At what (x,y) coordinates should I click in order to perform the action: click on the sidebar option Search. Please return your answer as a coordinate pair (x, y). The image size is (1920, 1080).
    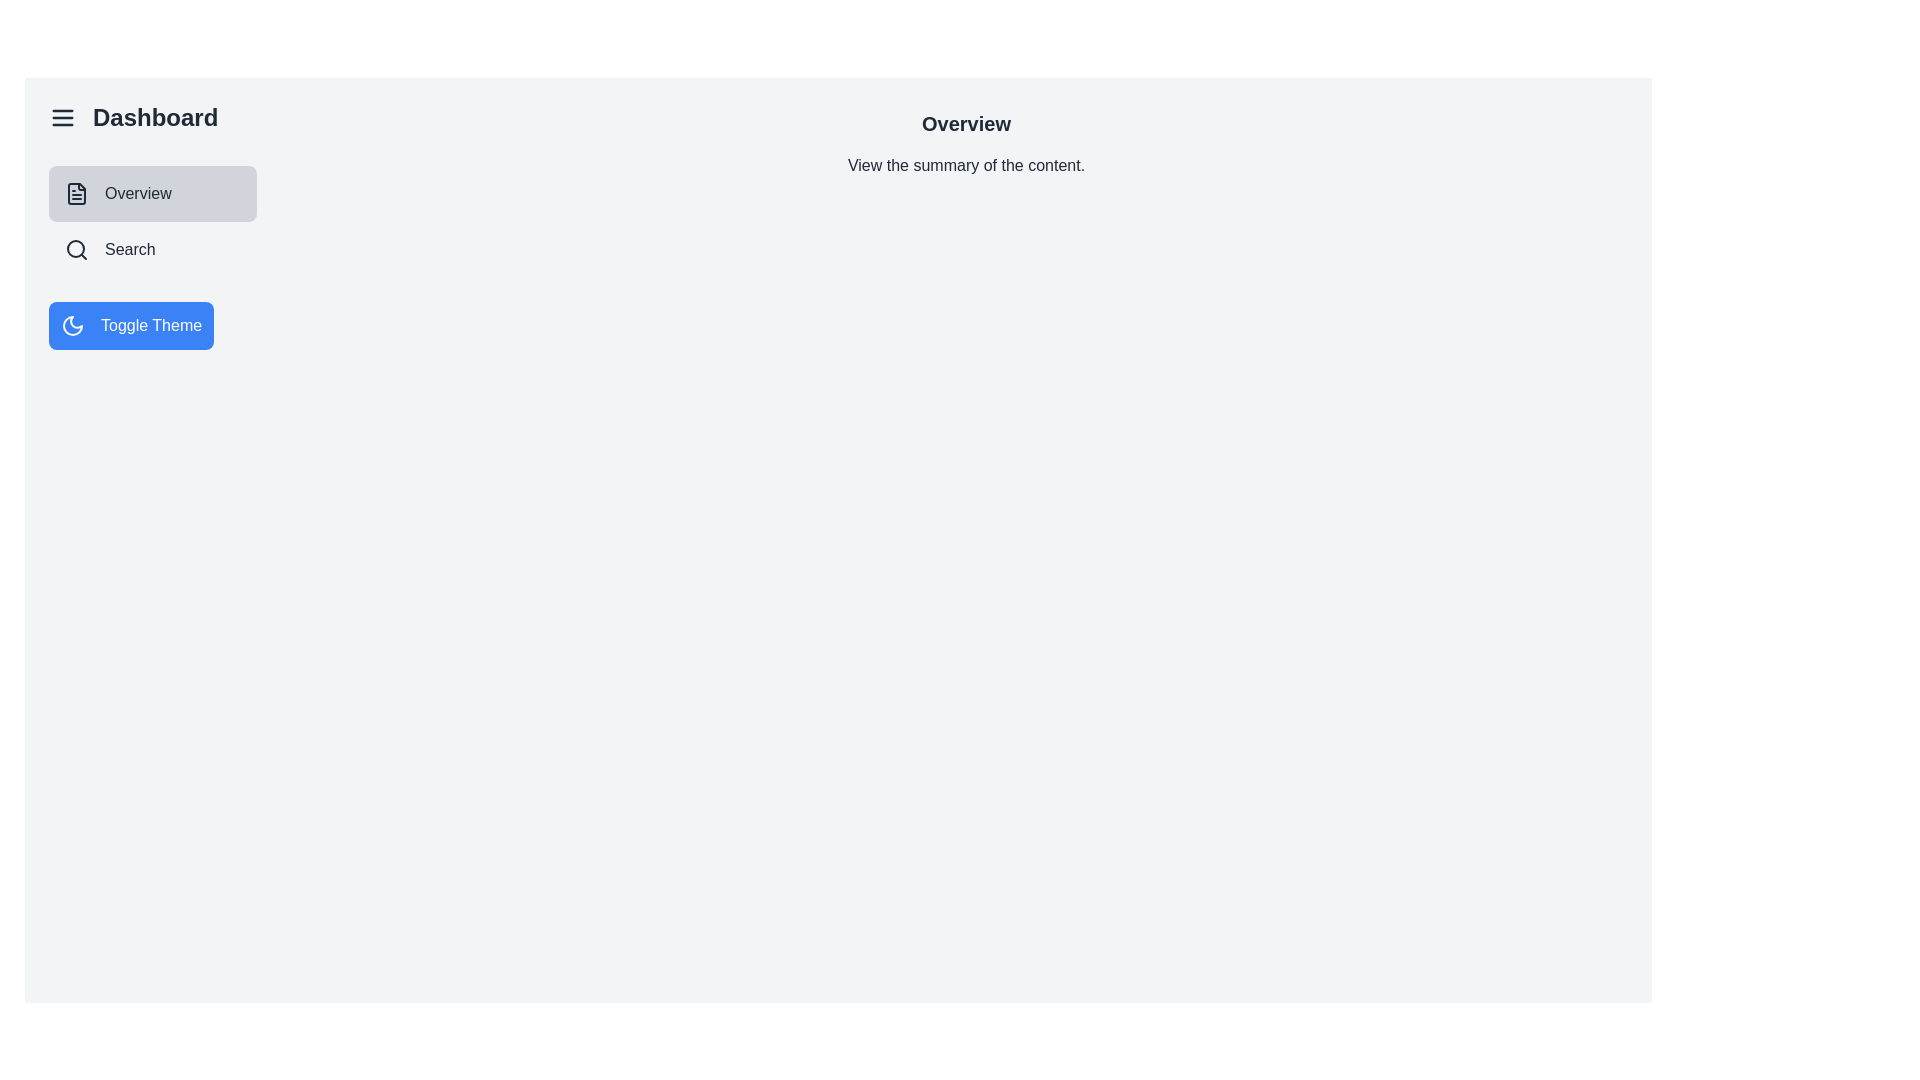
    Looking at the image, I should click on (152, 249).